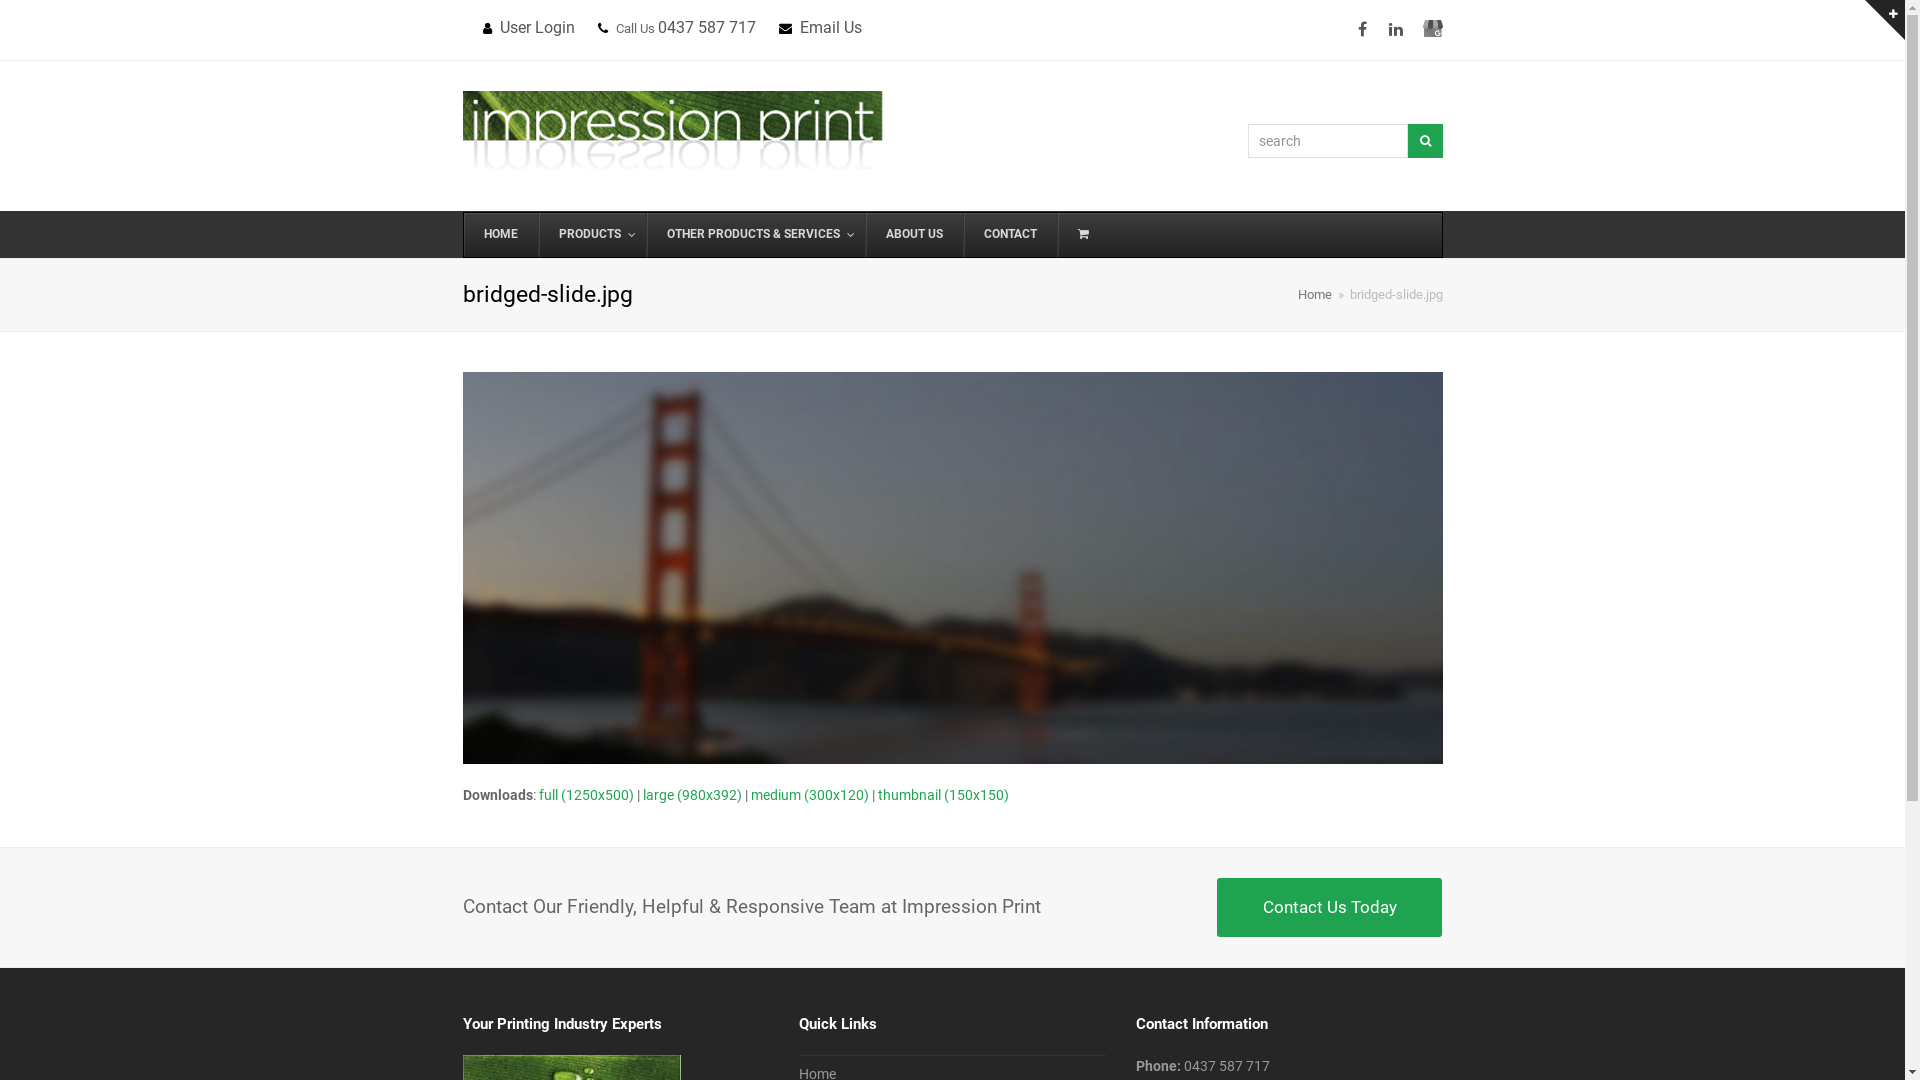  I want to click on 'Search', so click(1406, 140).